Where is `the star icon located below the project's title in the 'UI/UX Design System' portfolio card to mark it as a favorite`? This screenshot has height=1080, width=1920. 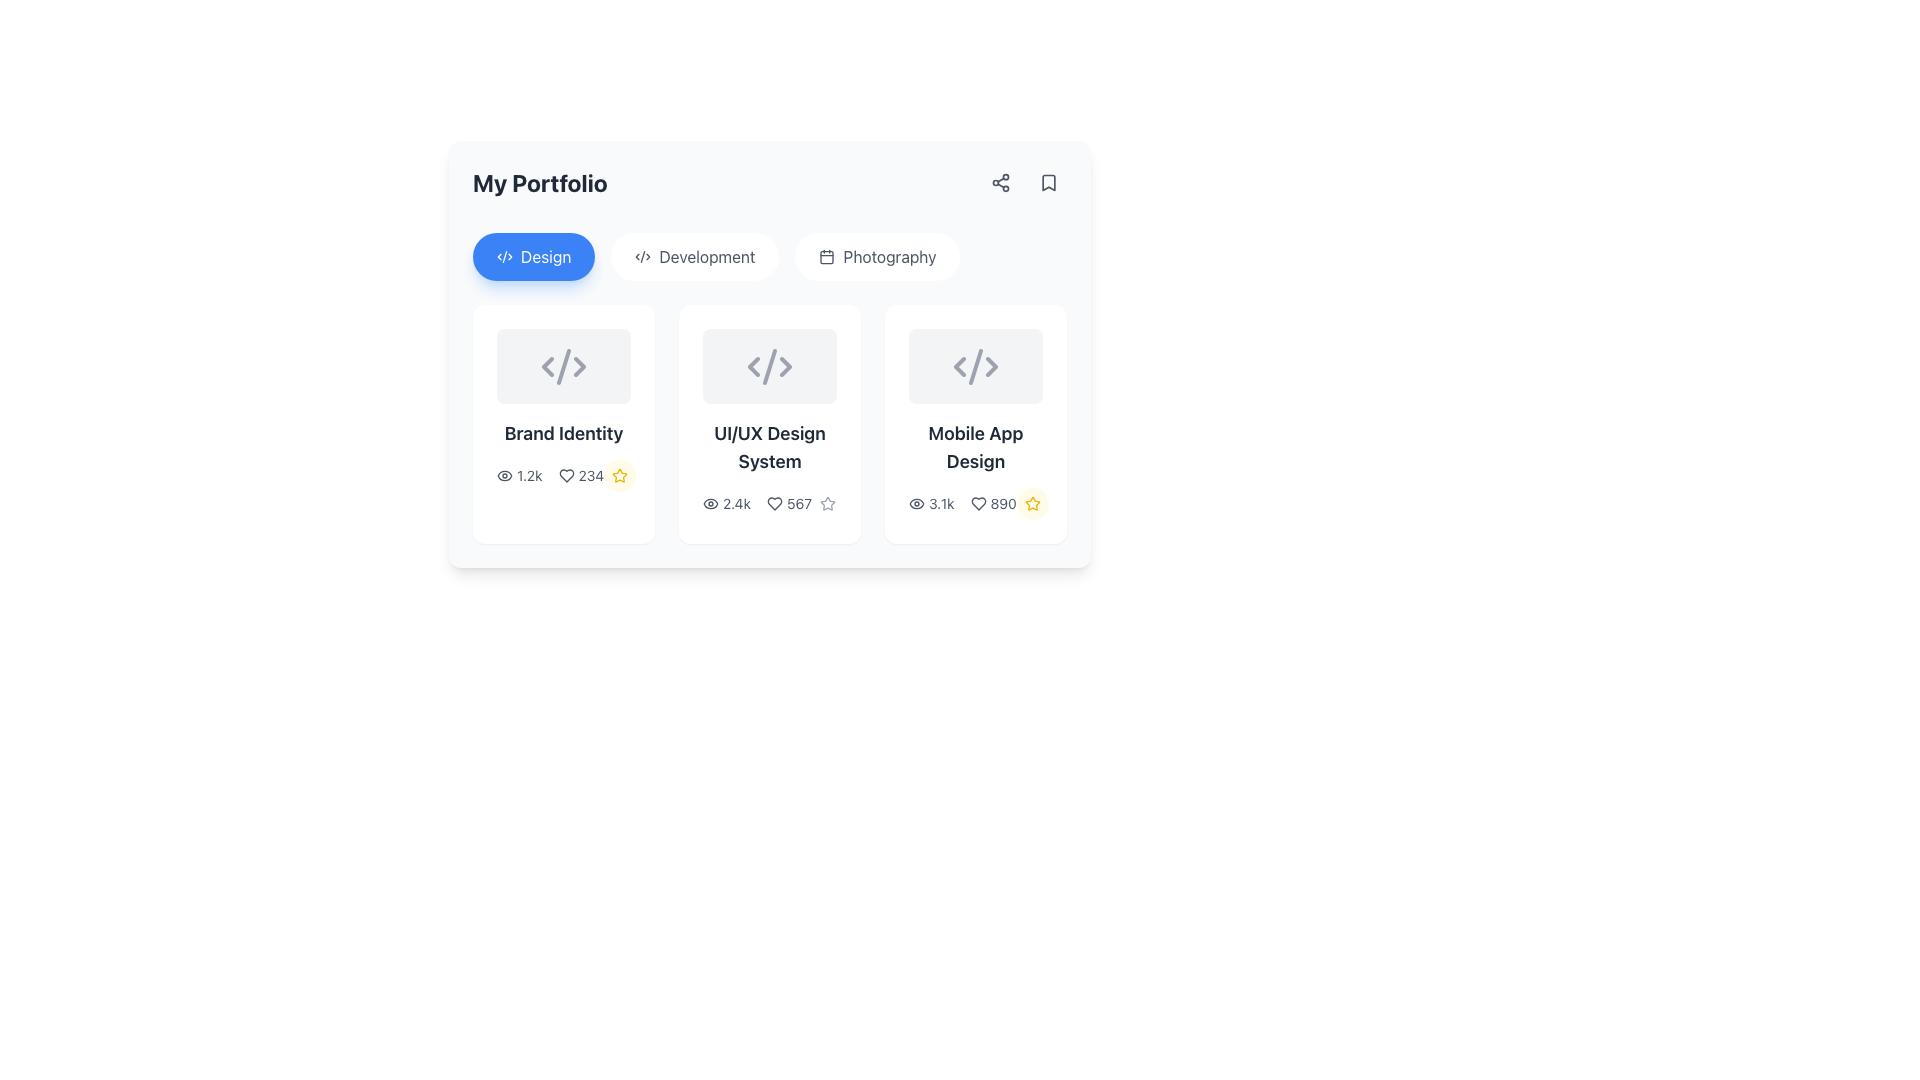 the star icon located below the project's title in the 'UI/UX Design System' portfolio card to mark it as a favorite is located at coordinates (828, 503).